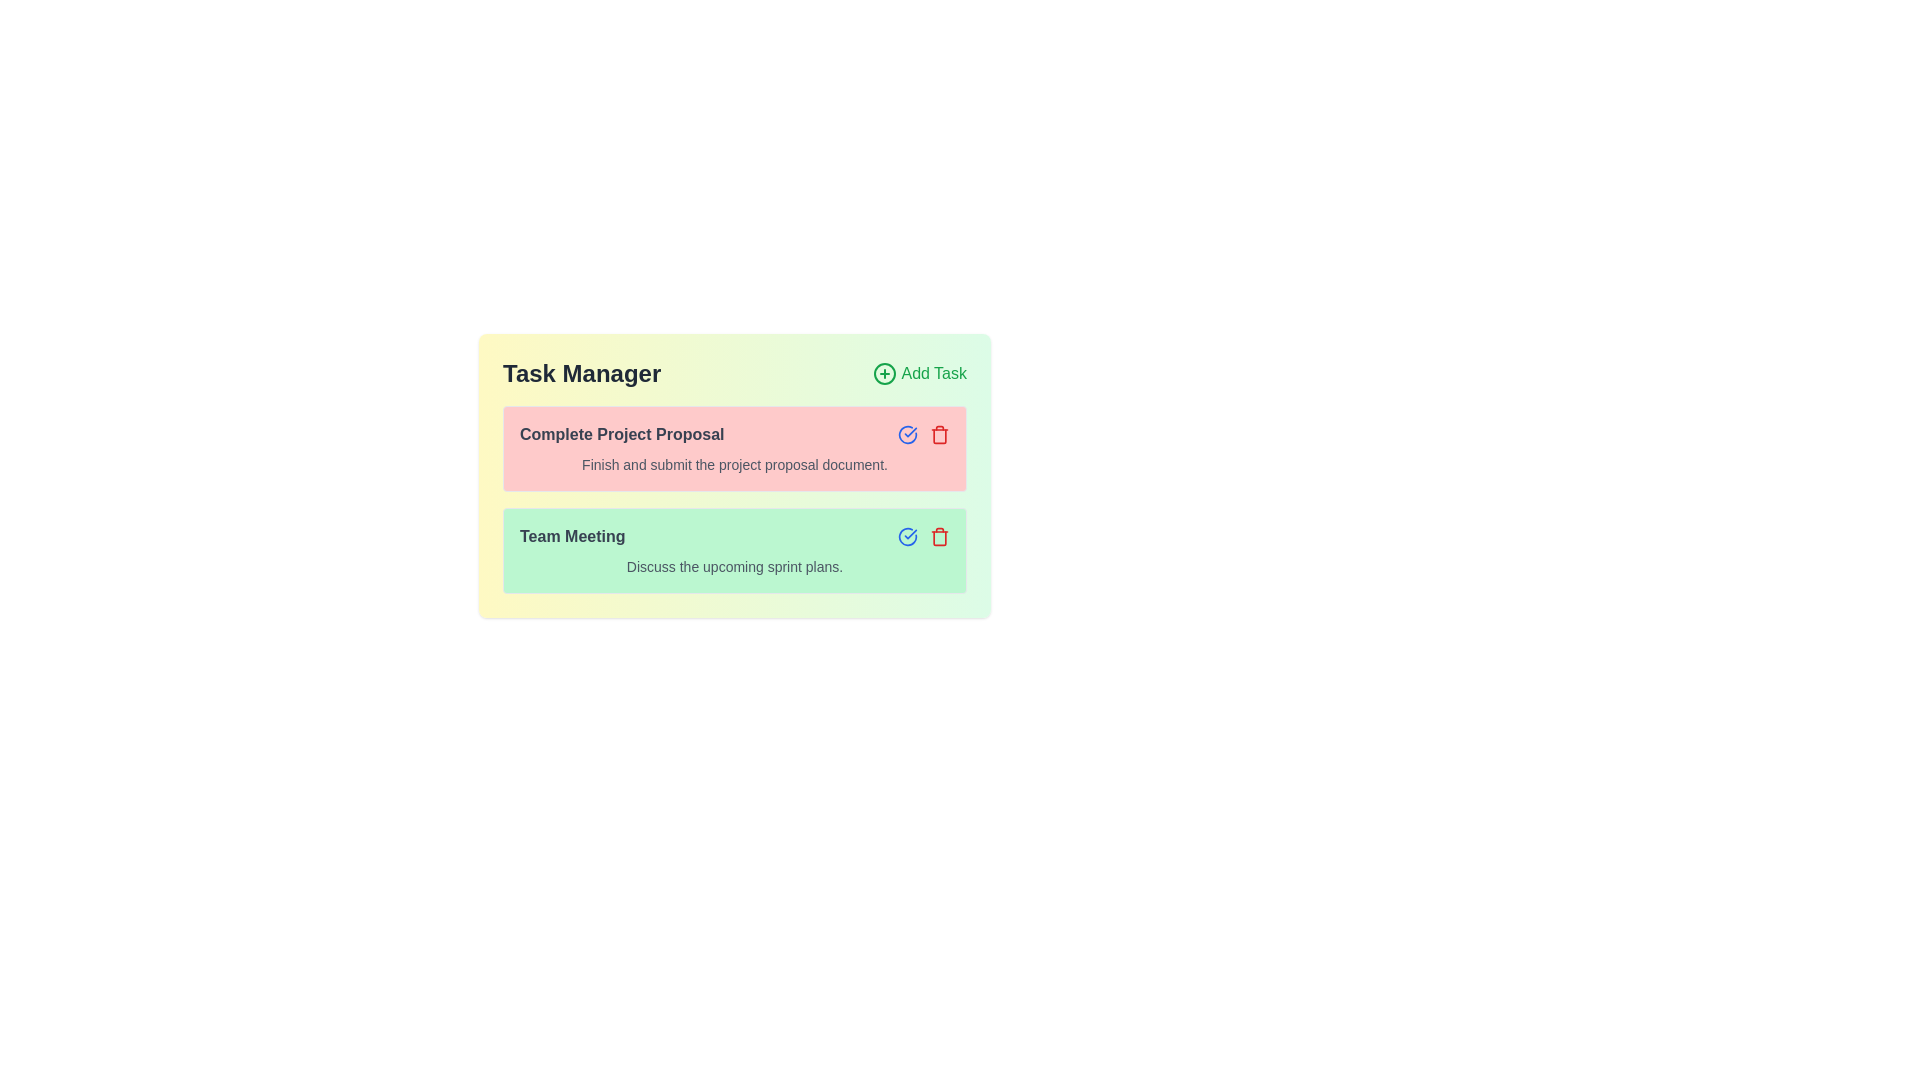 Image resolution: width=1920 pixels, height=1080 pixels. What do you see at coordinates (571, 535) in the screenshot?
I see `the Text Label that reads 'Team Meeting'` at bounding box center [571, 535].